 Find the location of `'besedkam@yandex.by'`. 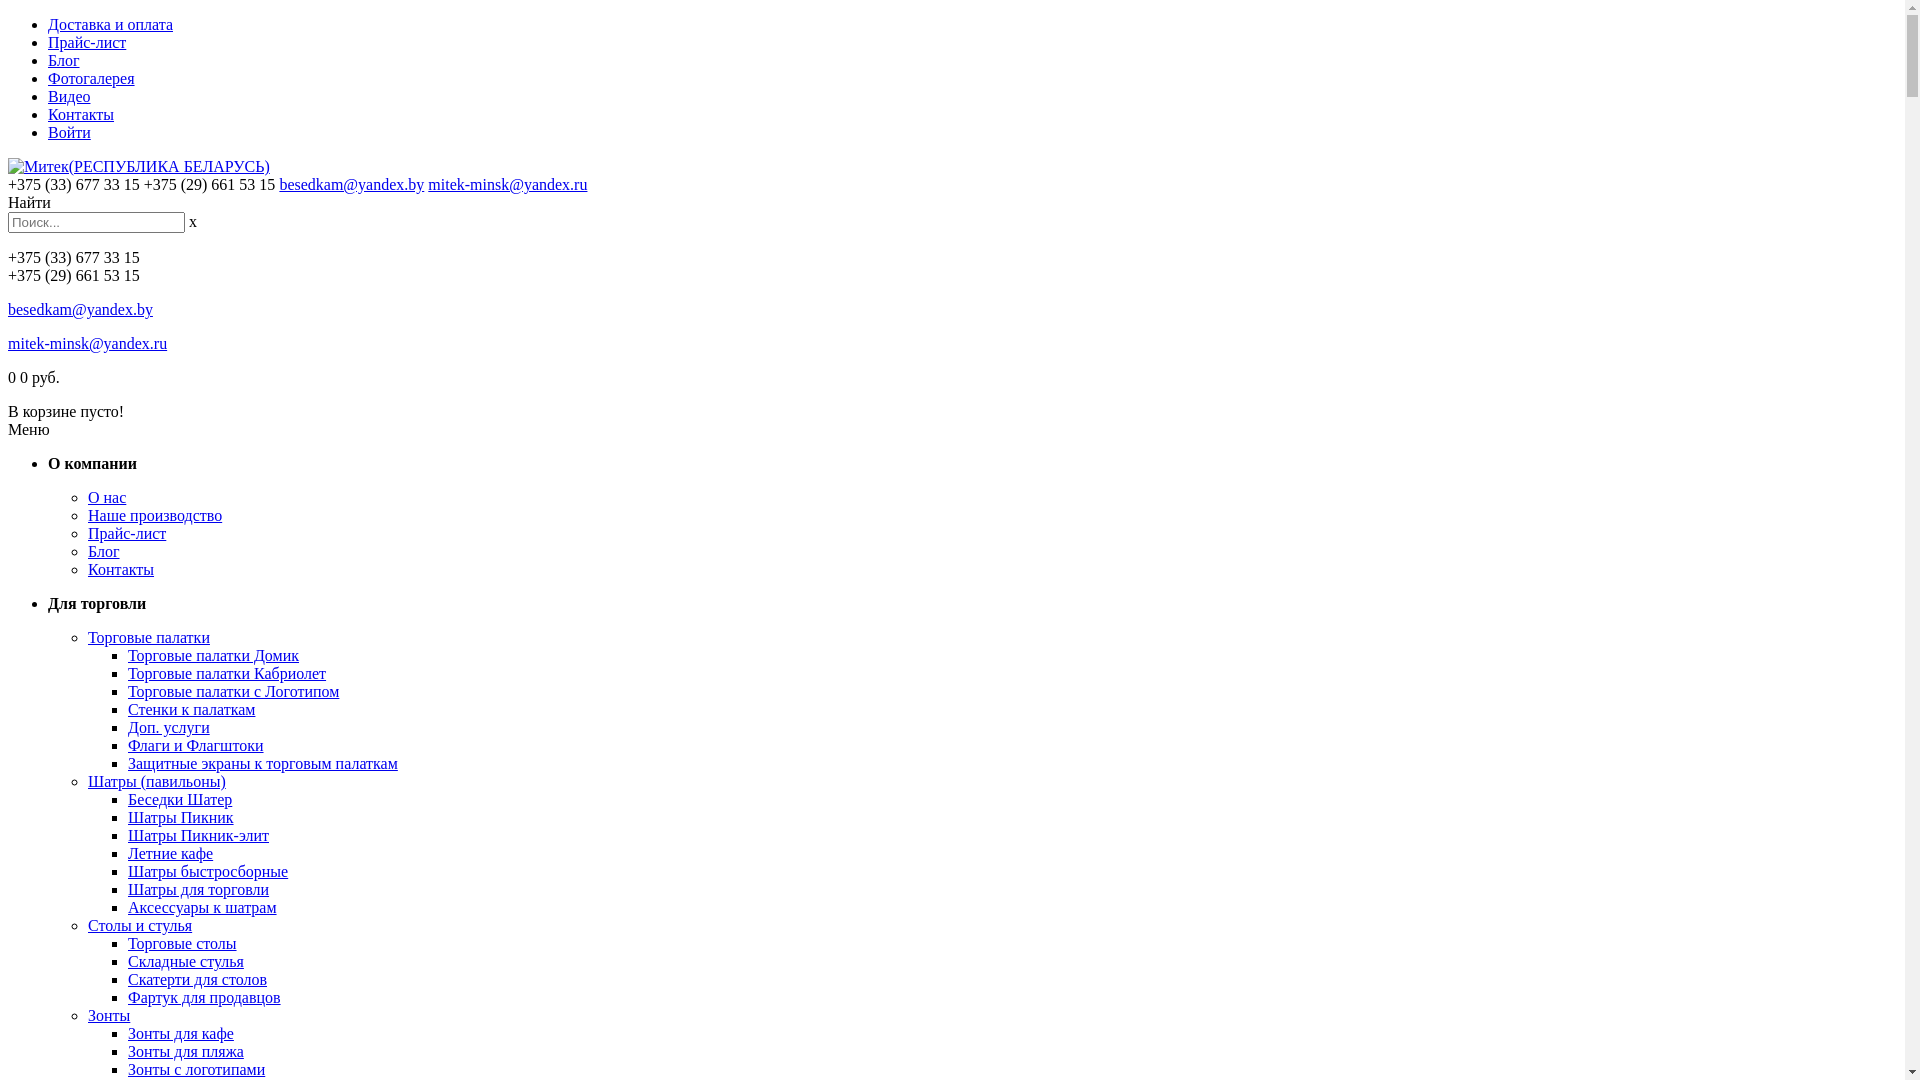

'besedkam@yandex.by' is located at coordinates (277, 184).